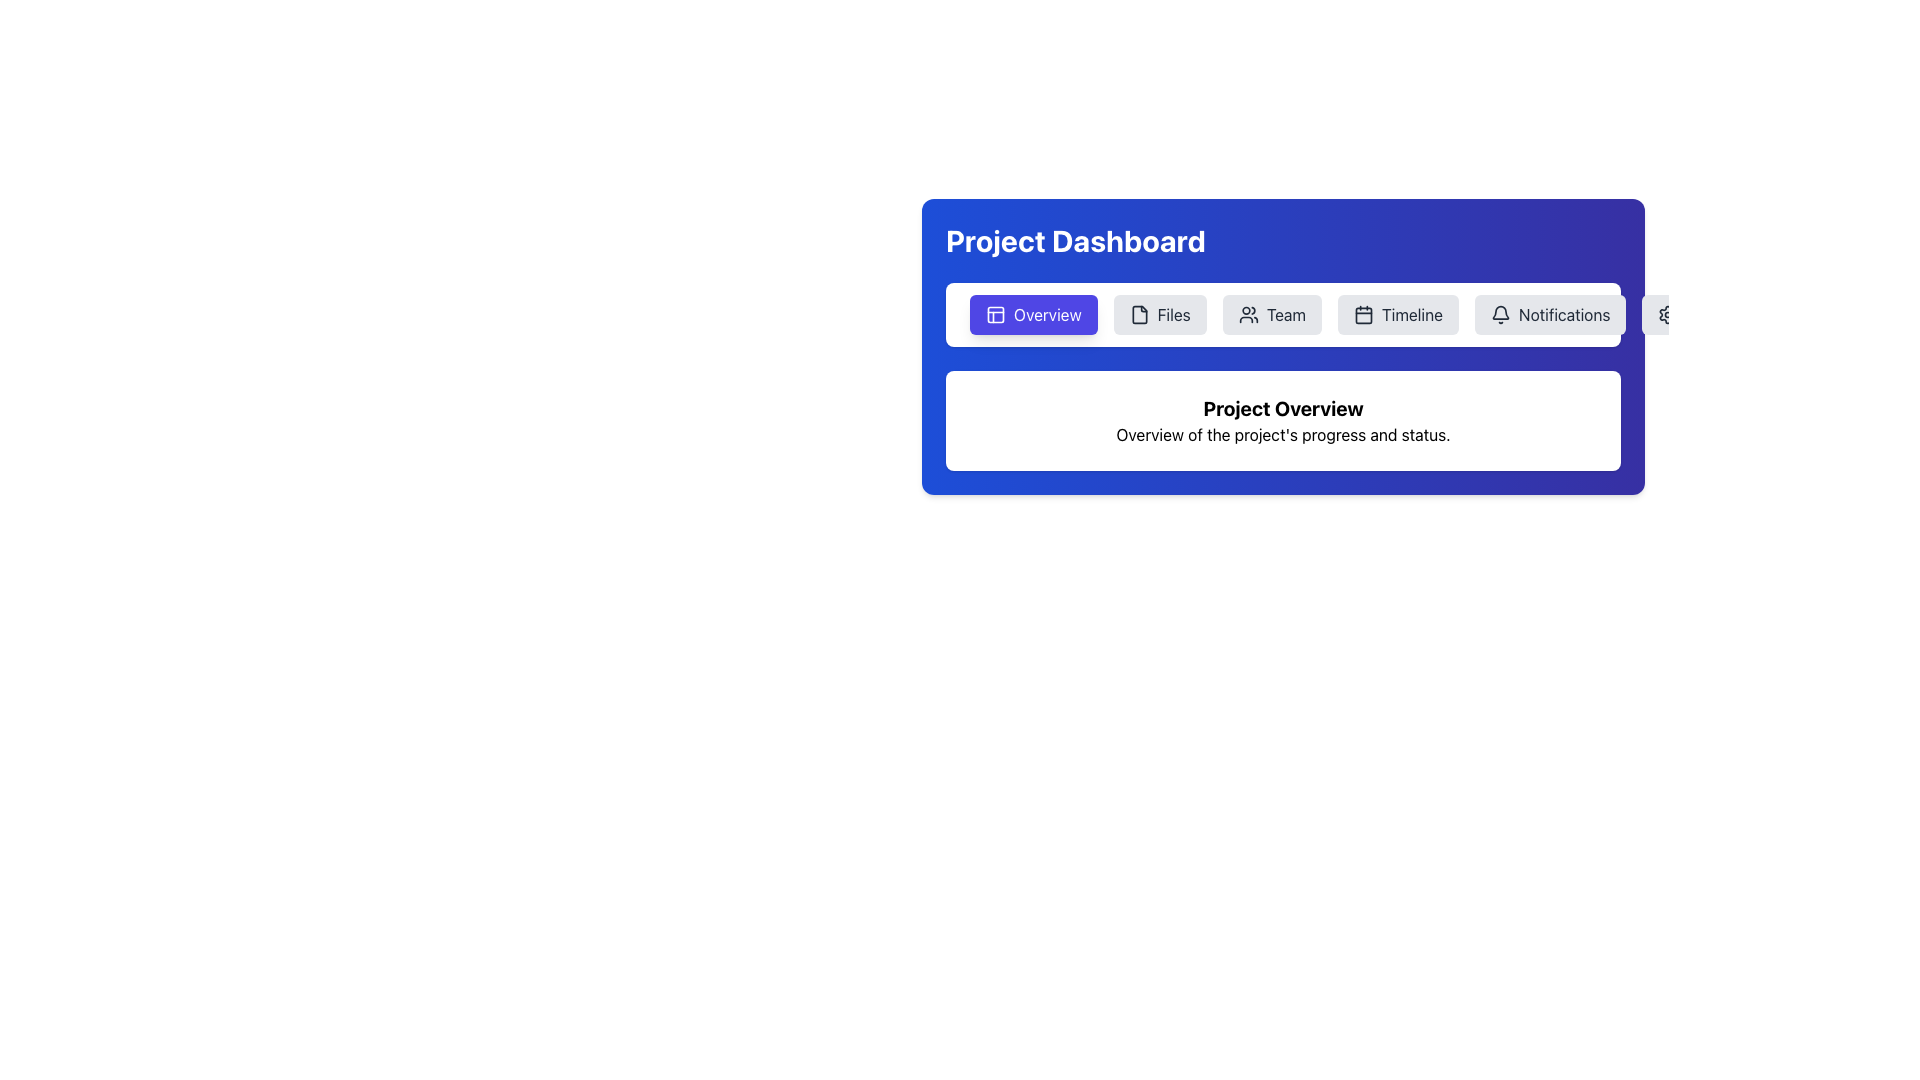  Describe the element at coordinates (1074, 239) in the screenshot. I see `the Text header that indicates the 'Project Dashboard' section at the top-left of the layout card` at that location.